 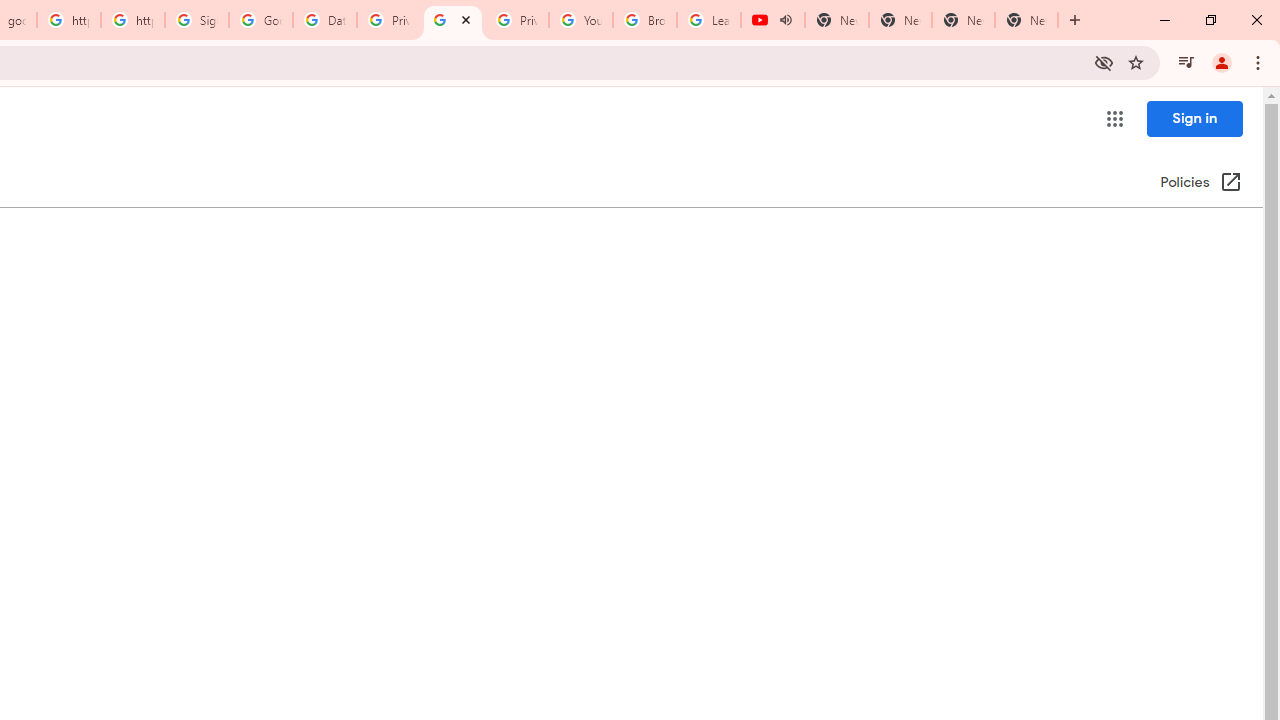 I want to click on 'New Tab', so click(x=1026, y=20).